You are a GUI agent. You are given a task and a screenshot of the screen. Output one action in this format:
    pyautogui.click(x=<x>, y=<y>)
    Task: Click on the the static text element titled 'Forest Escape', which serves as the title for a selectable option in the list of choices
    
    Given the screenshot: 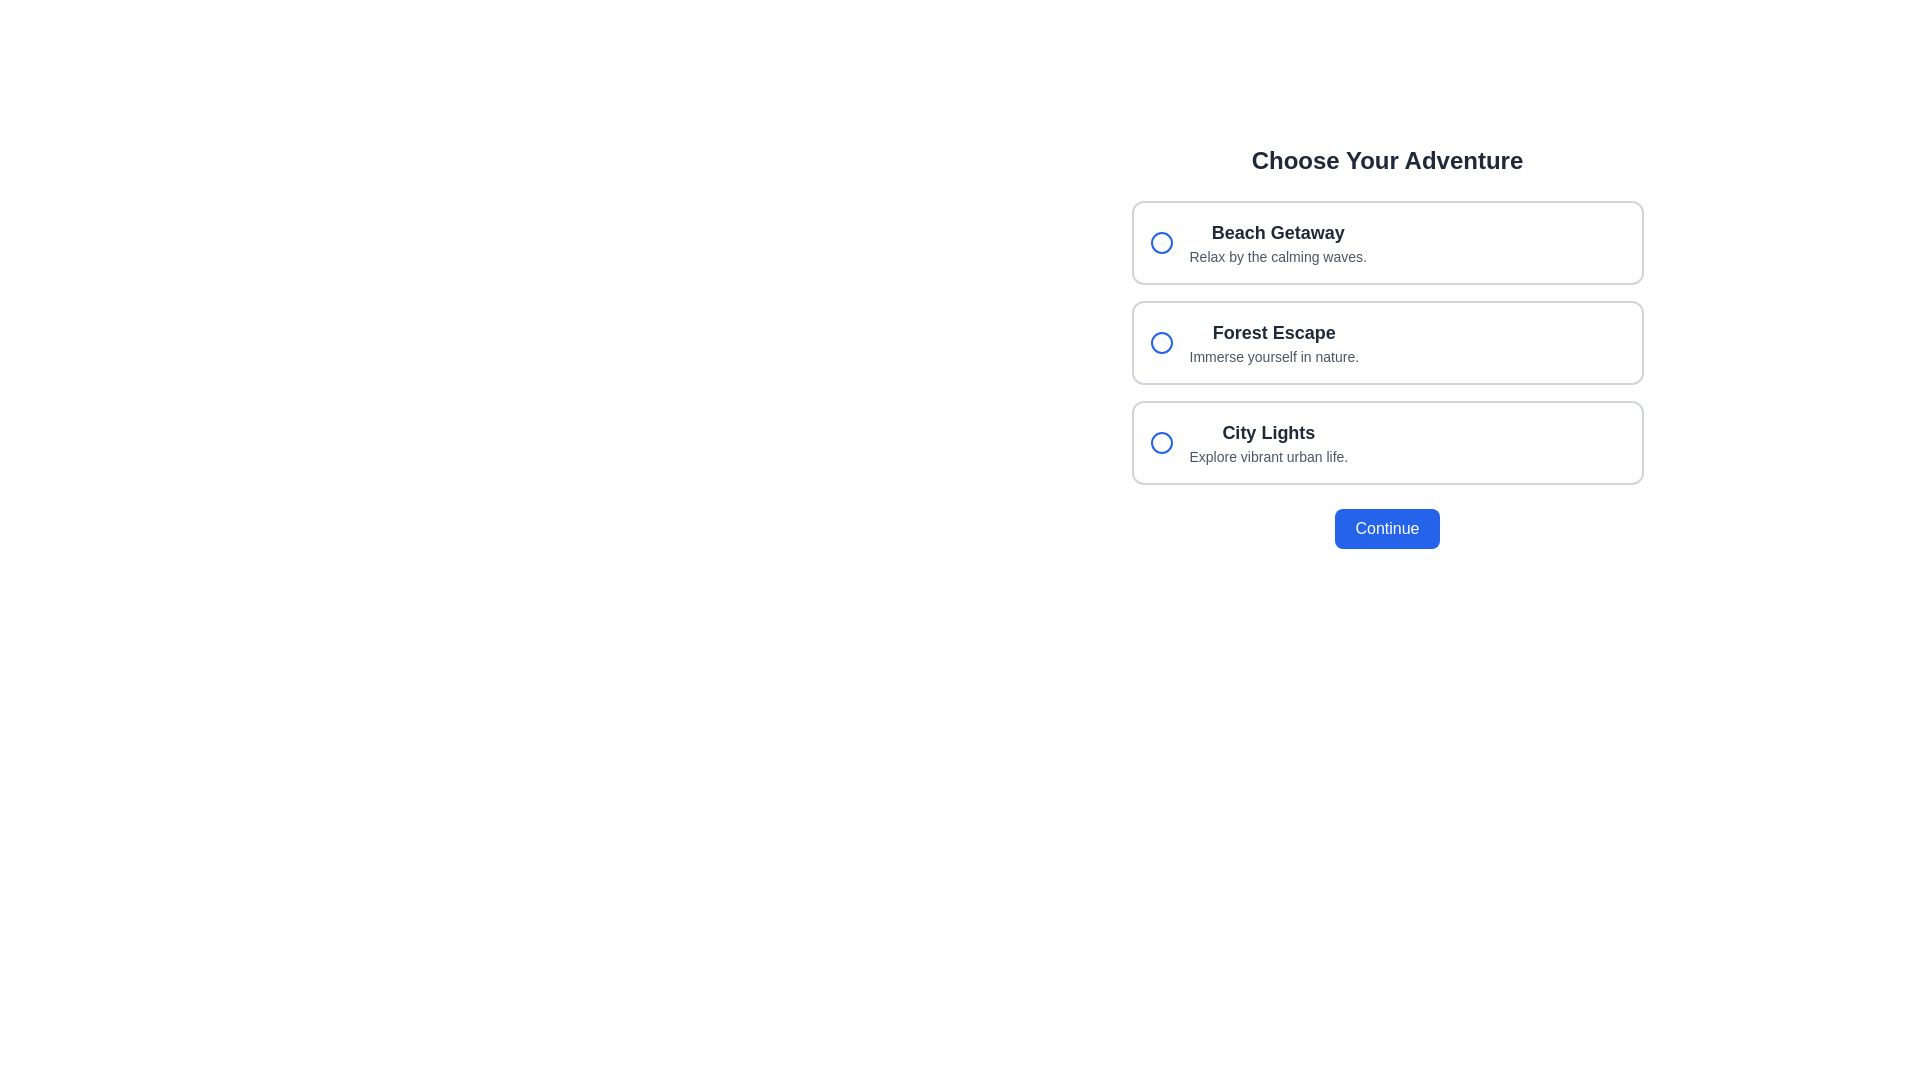 What is the action you would take?
    pyautogui.click(x=1273, y=331)
    